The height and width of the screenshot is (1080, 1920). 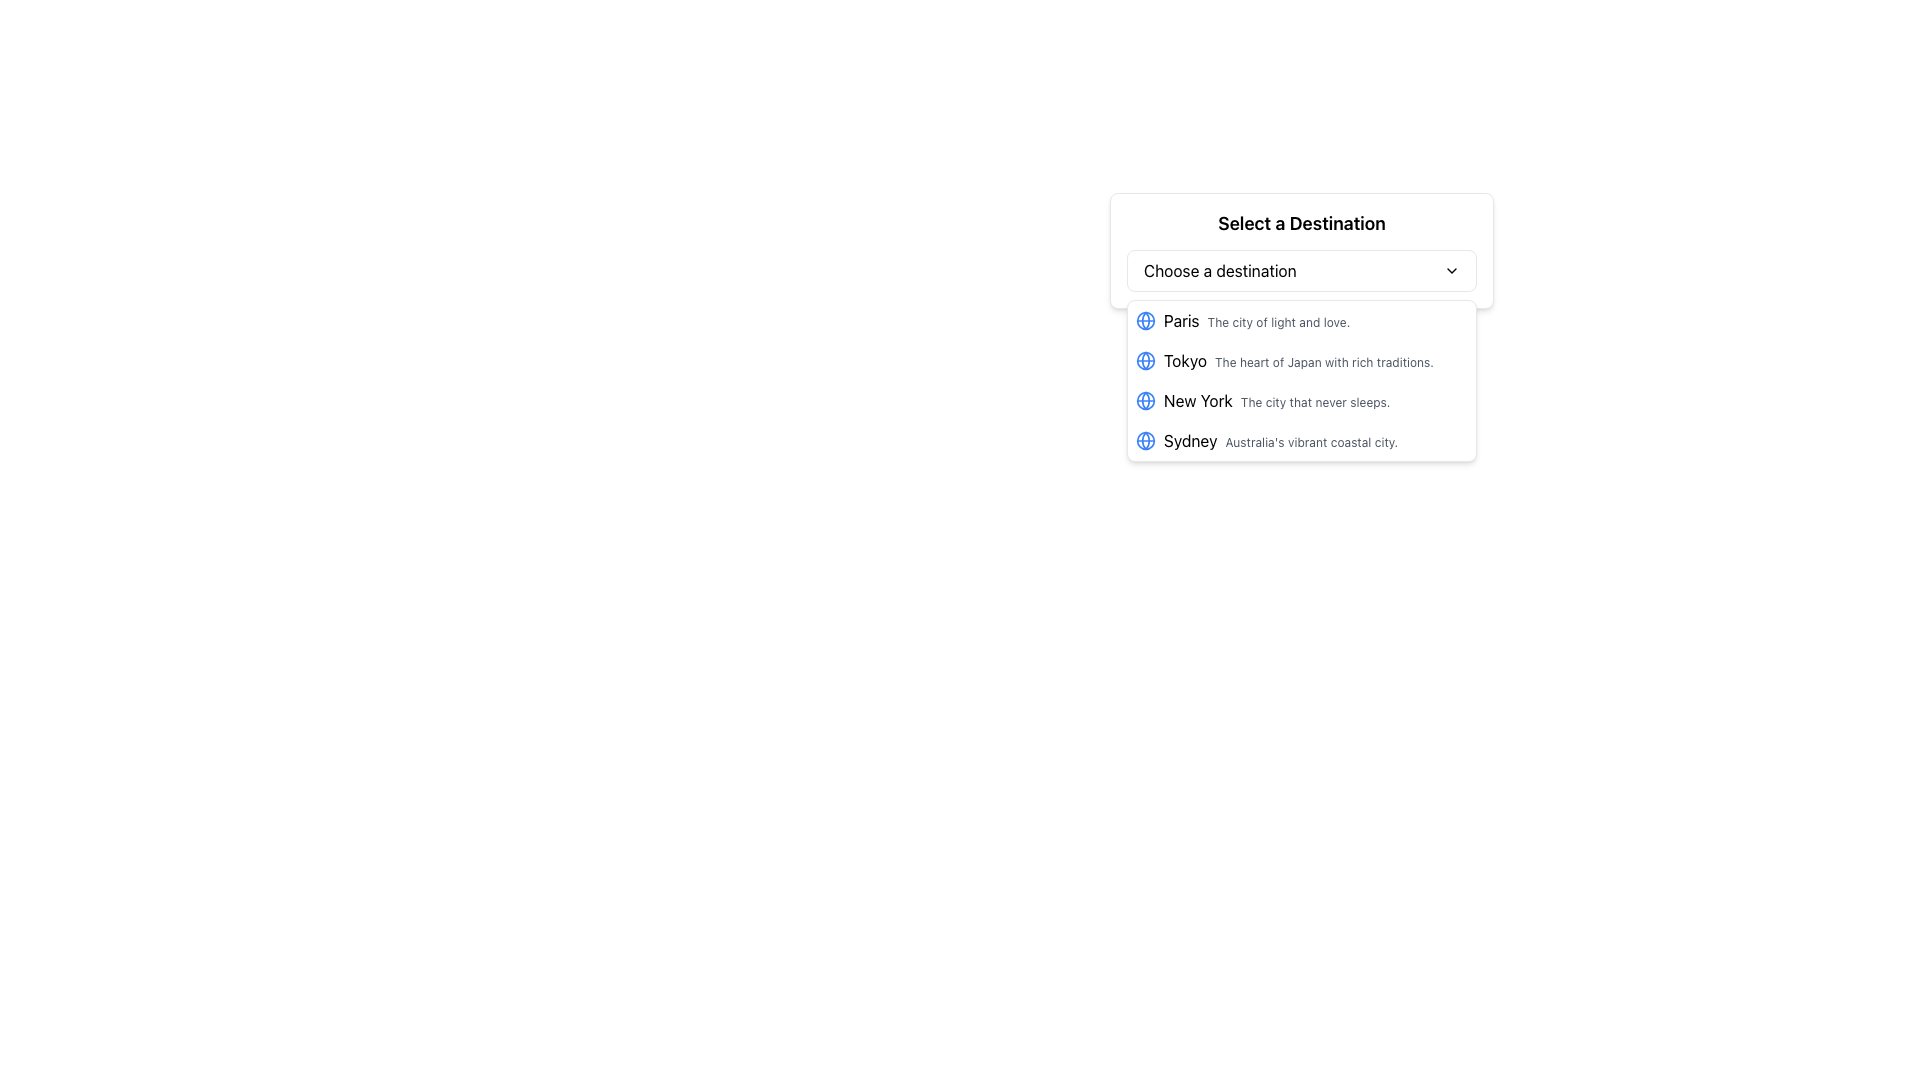 What do you see at coordinates (1324, 362) in the screenshot?
I see `the text snippet that reads 'The heart of Japan with rich traditions.' located in the dropdown list under the 'Tokyo' destination` at bounding box center [1324, 362].